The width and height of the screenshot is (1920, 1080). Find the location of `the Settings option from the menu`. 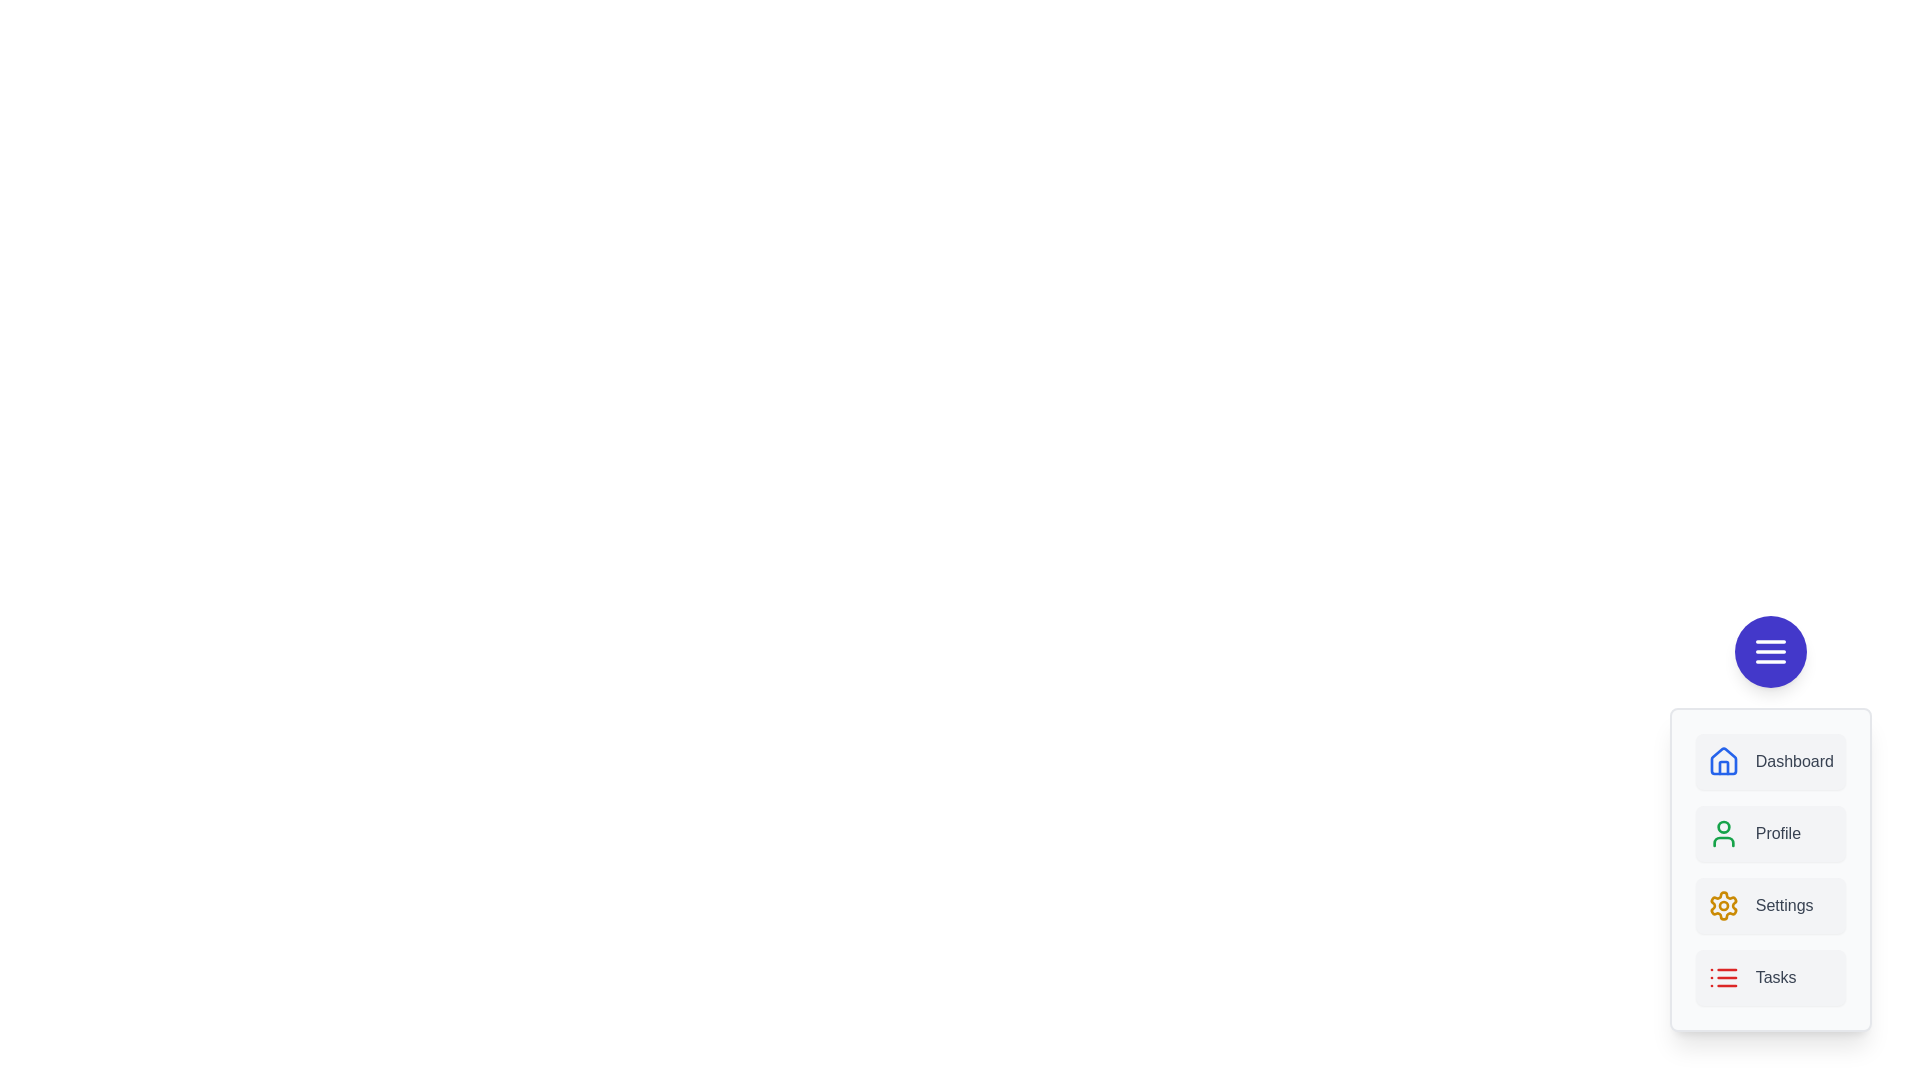

the Settings option from the menu is located at coordinates (1770, 906).